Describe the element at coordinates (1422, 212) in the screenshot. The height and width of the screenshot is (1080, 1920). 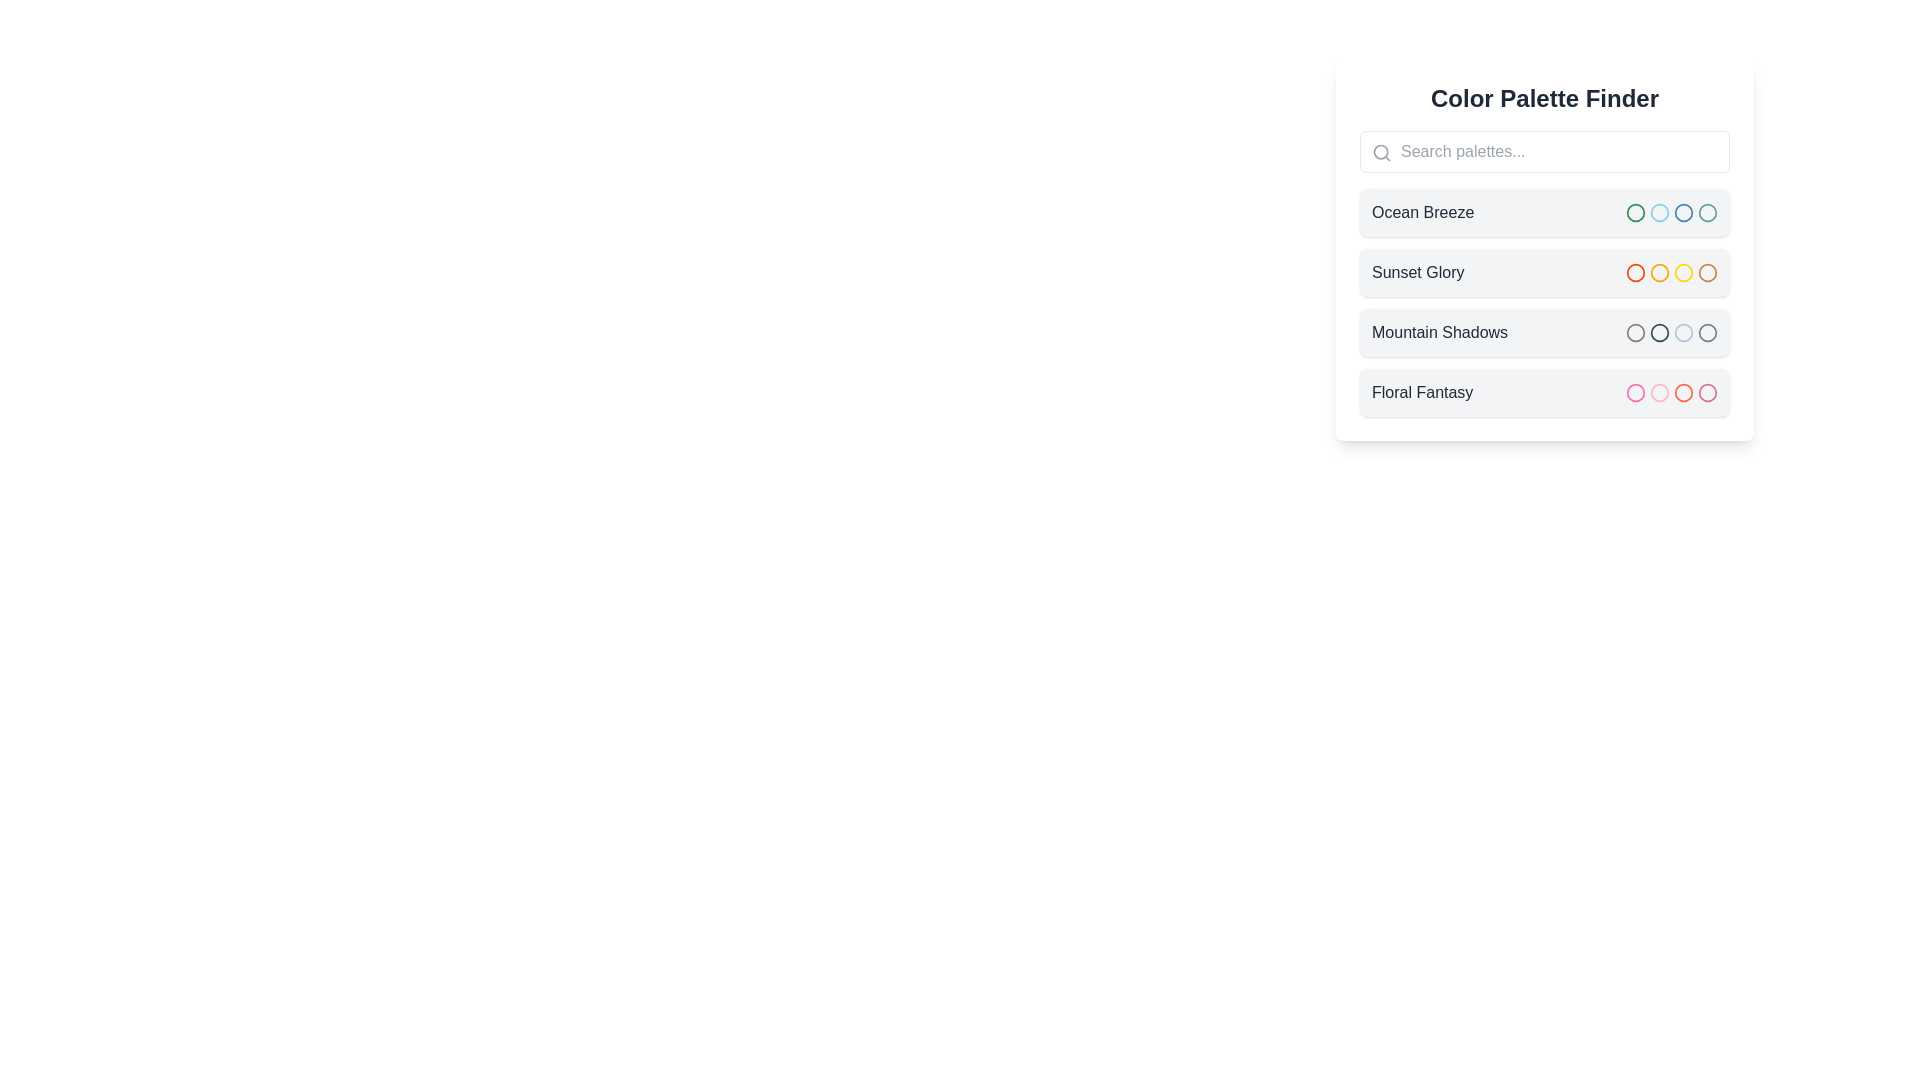
I see `text label 'Ocean Breeze' that is styled in medium size and gray color, located above 'Sunset Glory' in the 'Color Palette Finder' list` at that location.